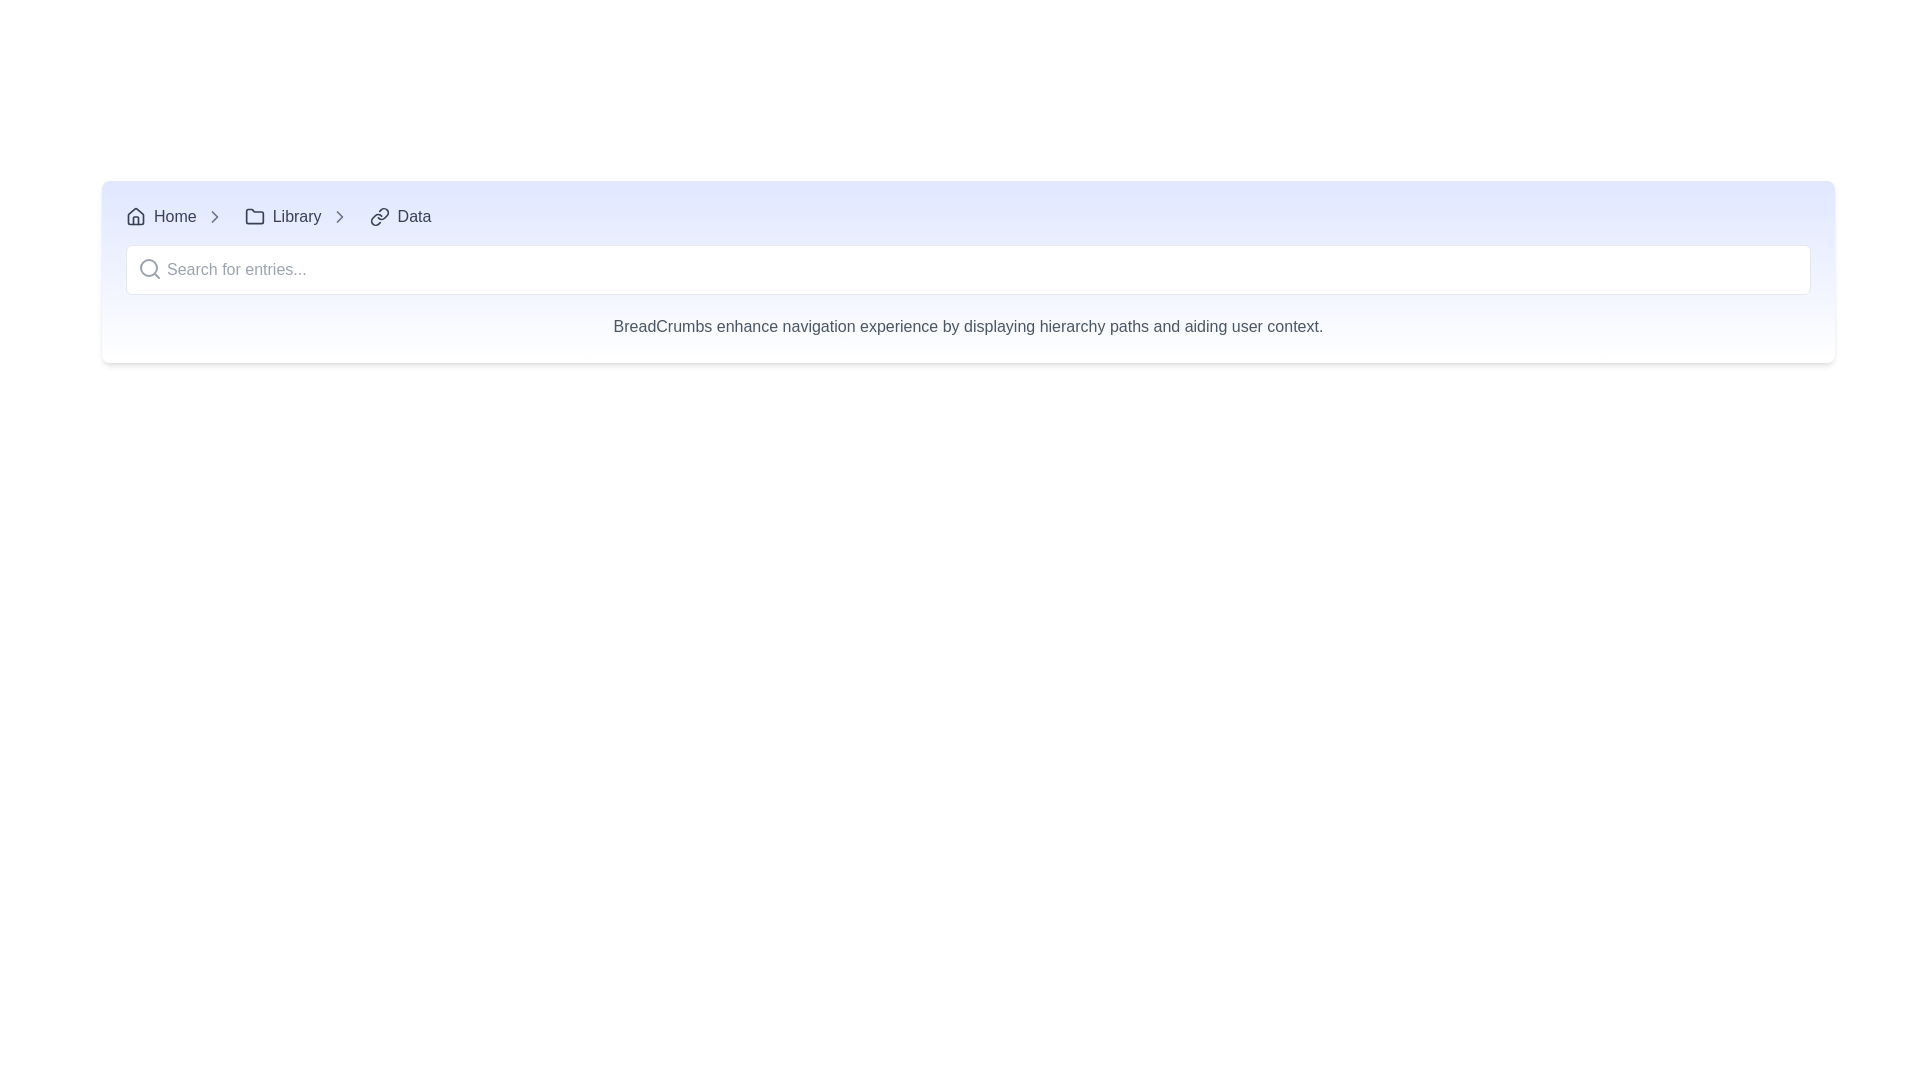 The image size is (1920, 1080). I want to click on the 'Home' navigation link element located in the breadcrumb navigation bar to change its color from muted gray to indigo, so click(161, 216).